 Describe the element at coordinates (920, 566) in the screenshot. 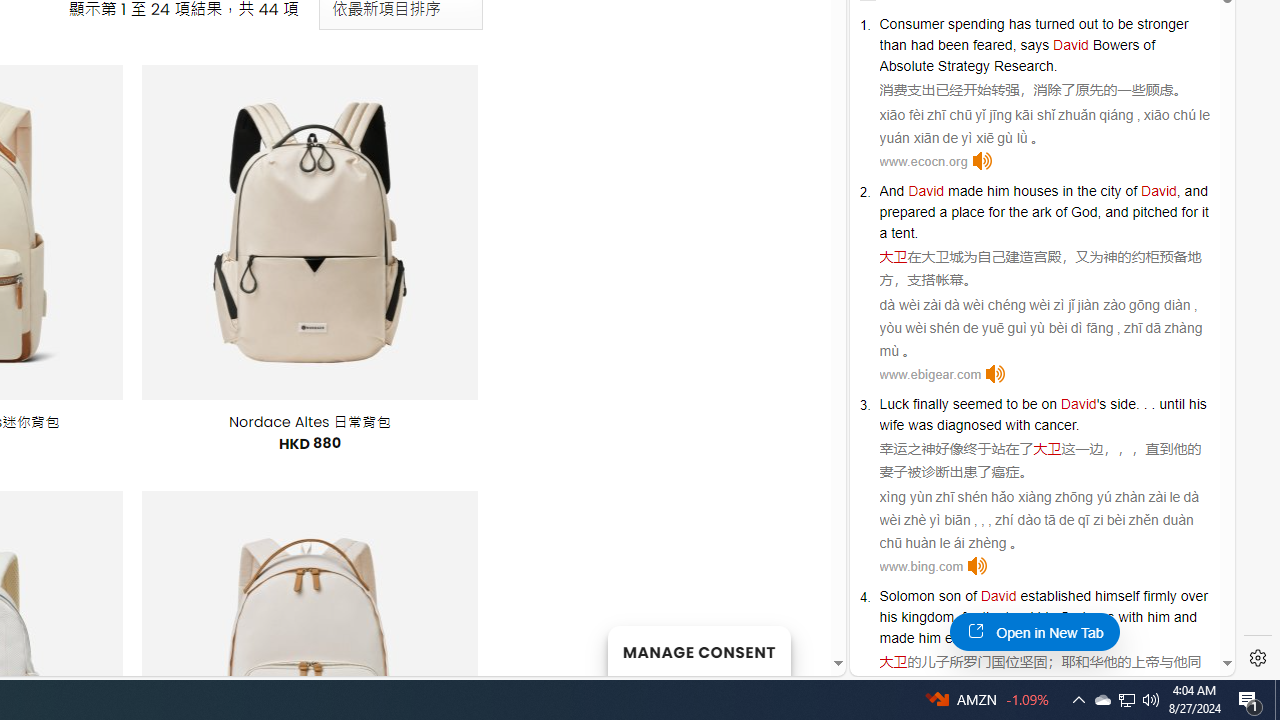

I see `'www.bing.com'` at that location.